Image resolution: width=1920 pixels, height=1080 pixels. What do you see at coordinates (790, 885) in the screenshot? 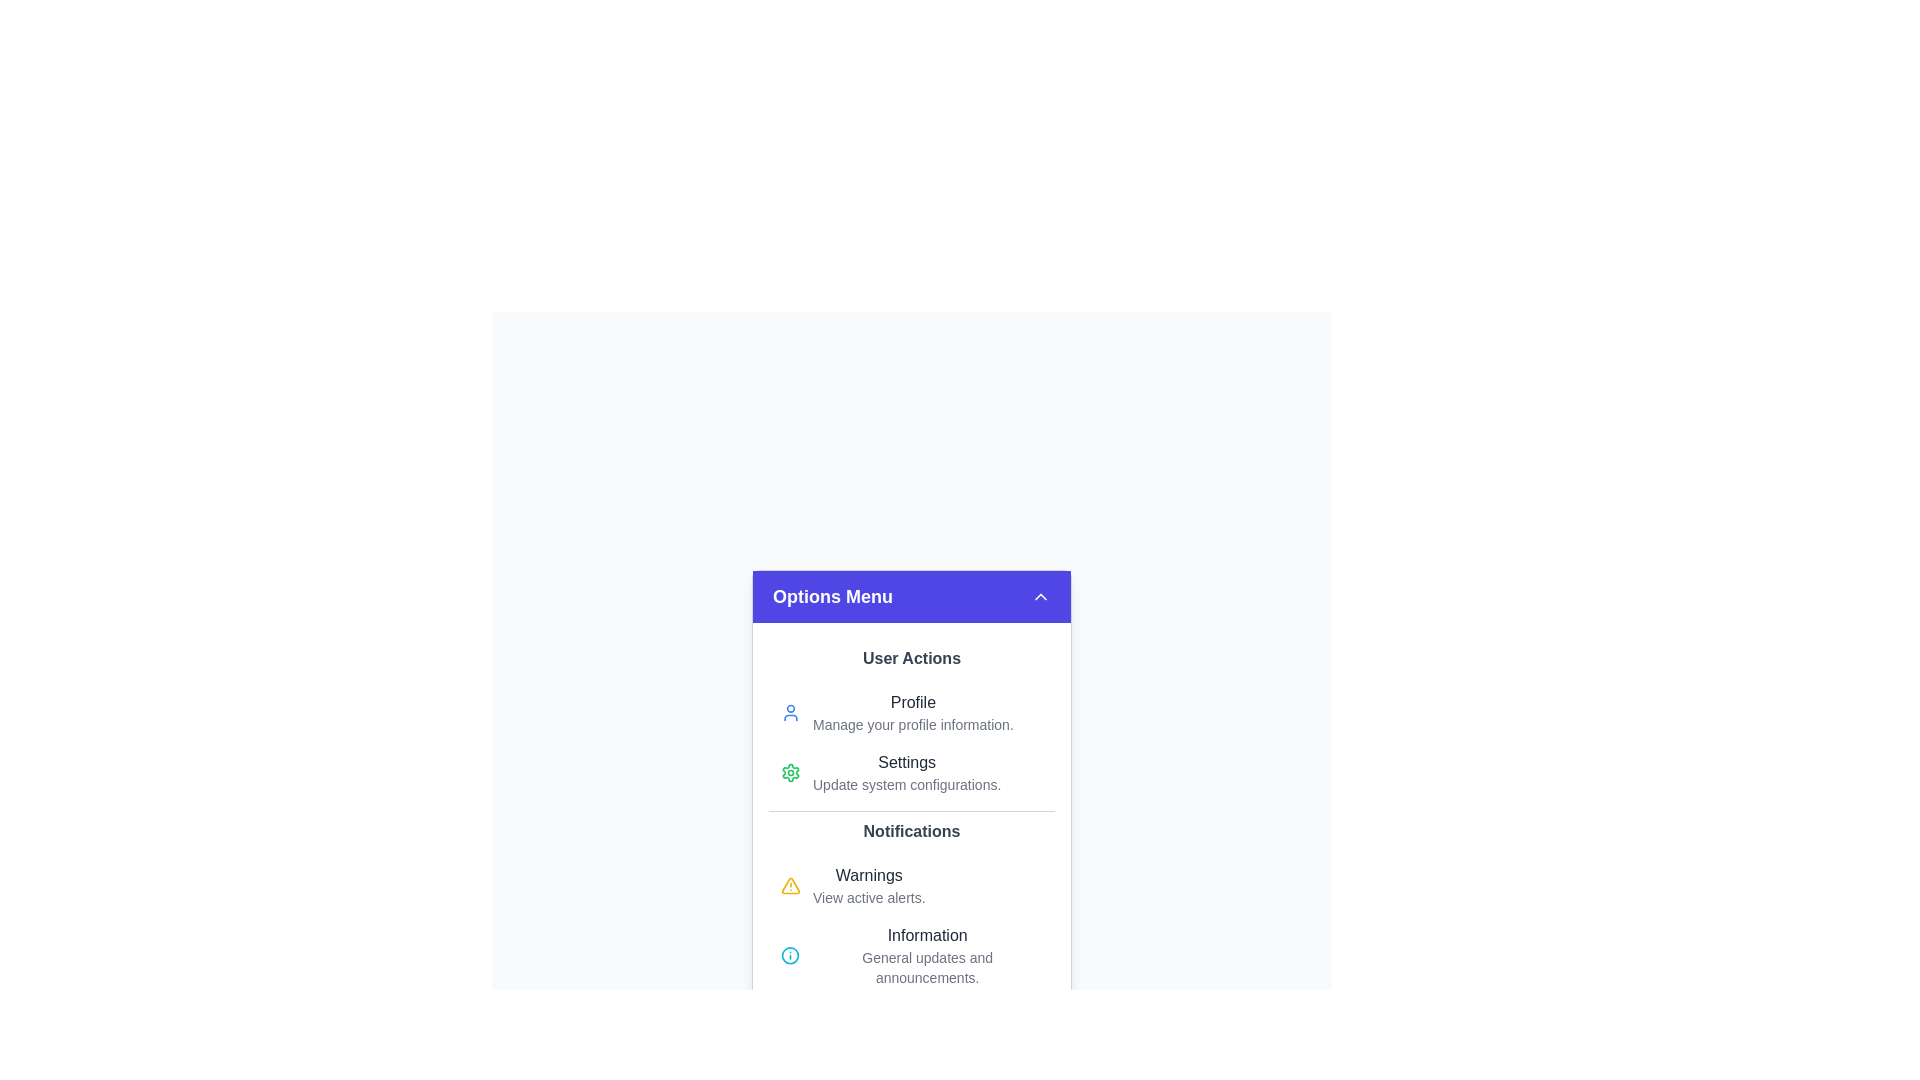
I see `the small triangular warning icon with a vivid yellow border and a white interior, which is positioned to the left of the text label 'Warnings View active alerts' in the Notifications menu subsection` at bounding box center [790, 885].